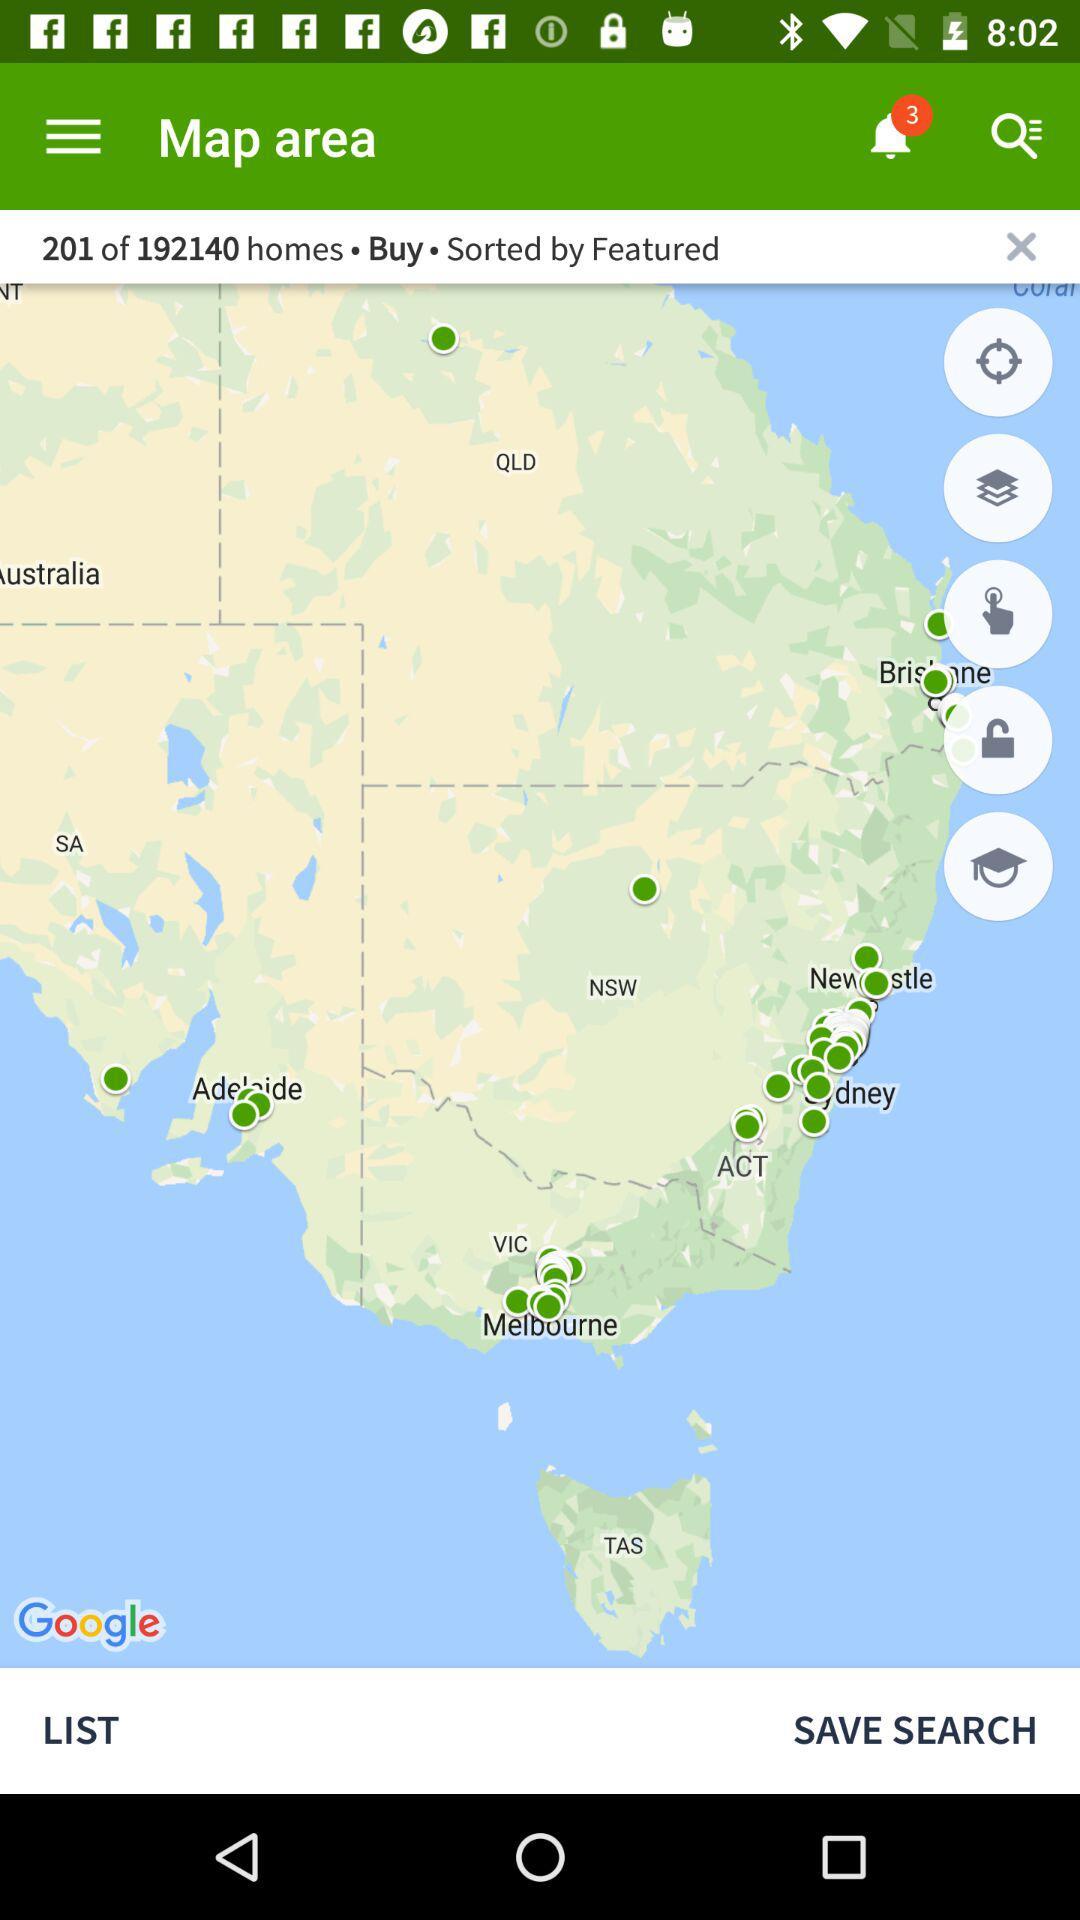  What do you see at coordinates (72, 135) in the screenshot?
I see `the icon next to map area icon` at bounding box center [72, 135].